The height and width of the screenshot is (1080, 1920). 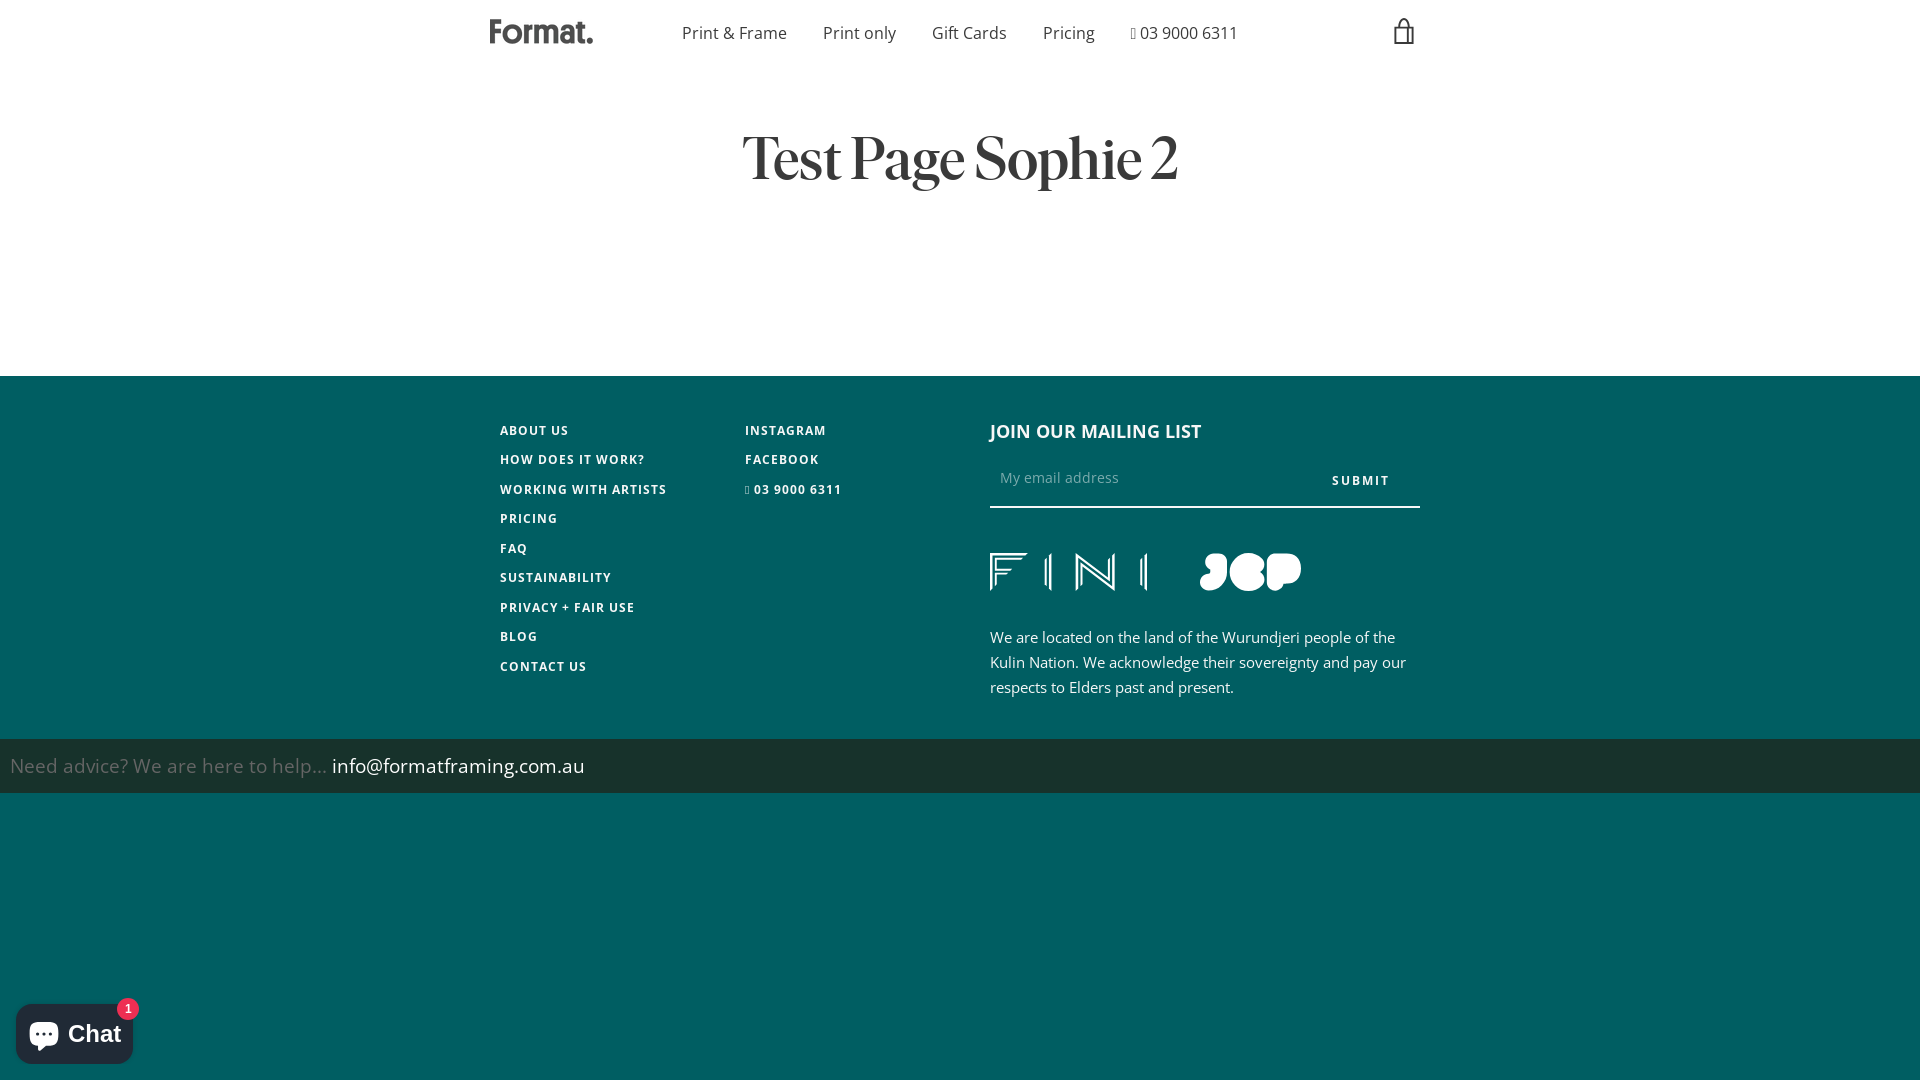 What do you see at coordinates (499, 548) in the screenshot?
I see `'FAQ'` at bounding box center [499, 548].